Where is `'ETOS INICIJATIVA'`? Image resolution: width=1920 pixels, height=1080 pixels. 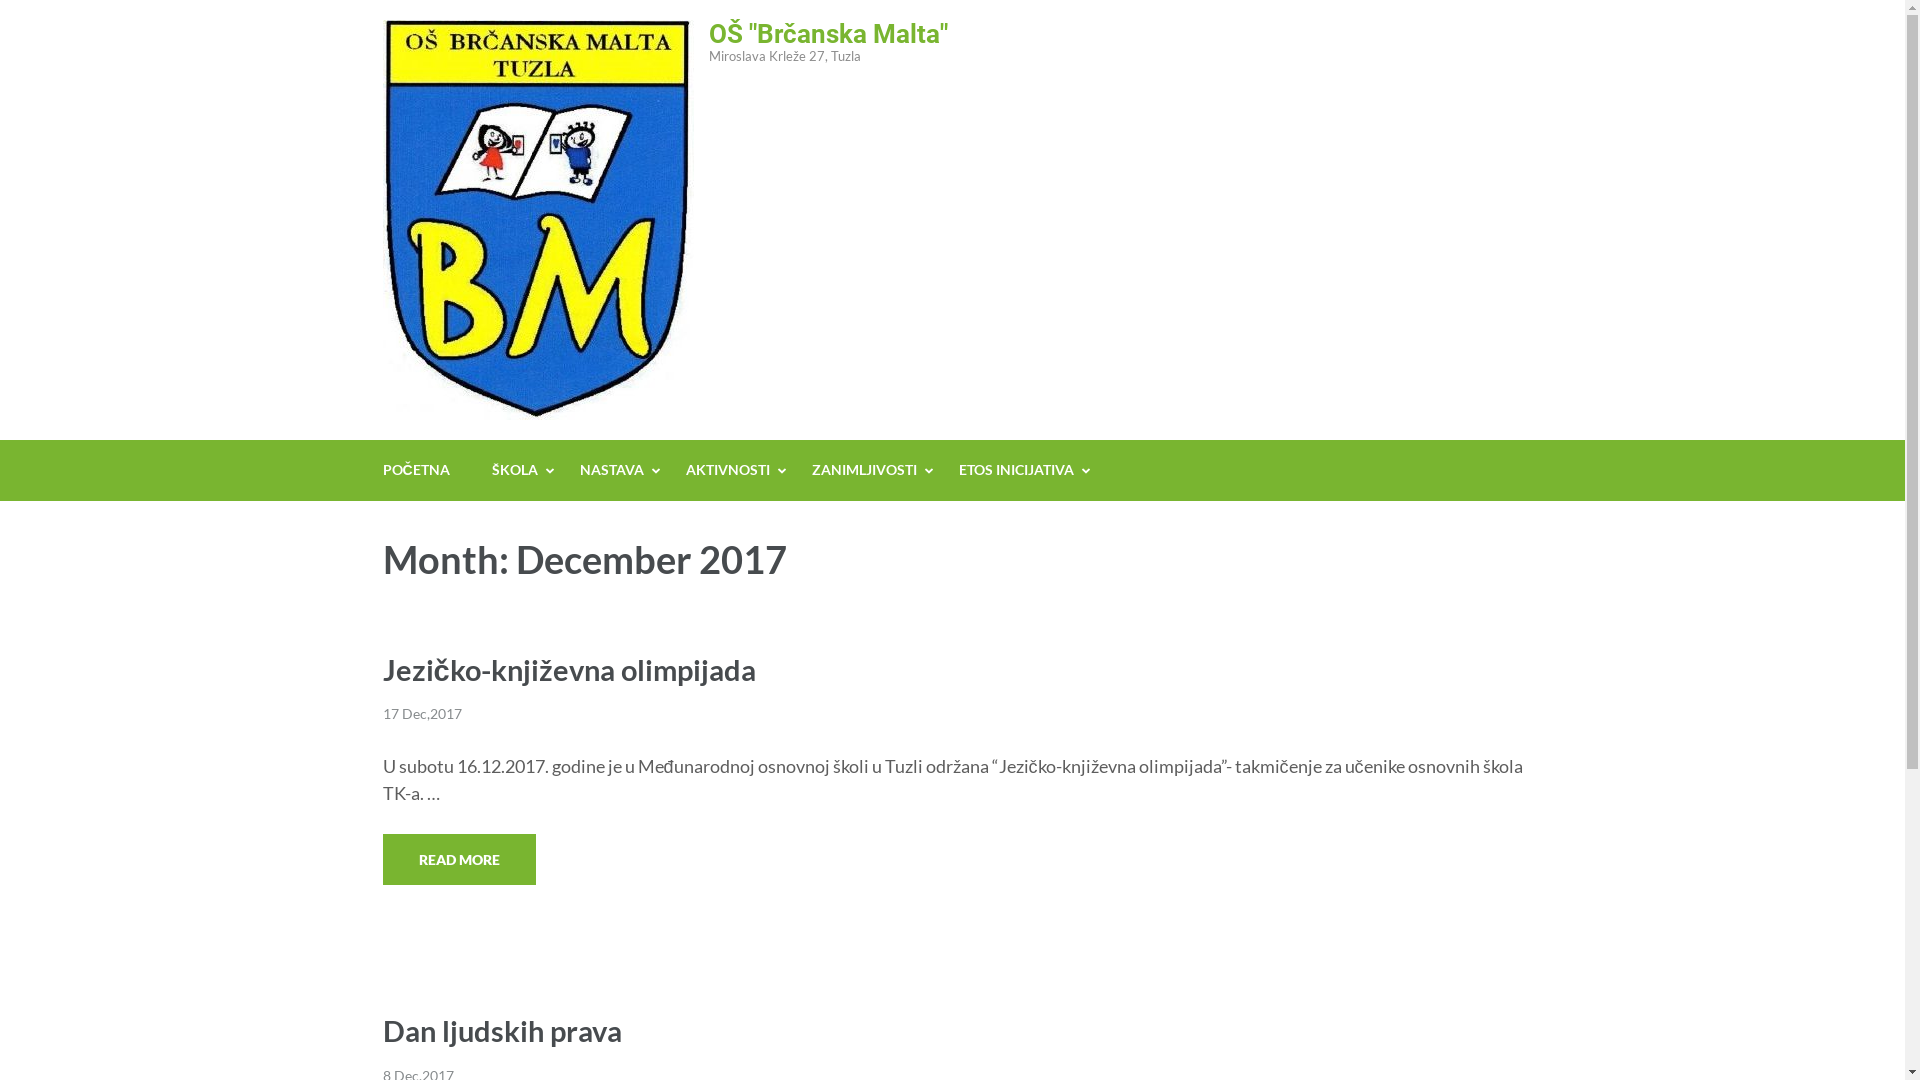
'ETOS INICIJATIVA' is located at coordinates (1016, 470).